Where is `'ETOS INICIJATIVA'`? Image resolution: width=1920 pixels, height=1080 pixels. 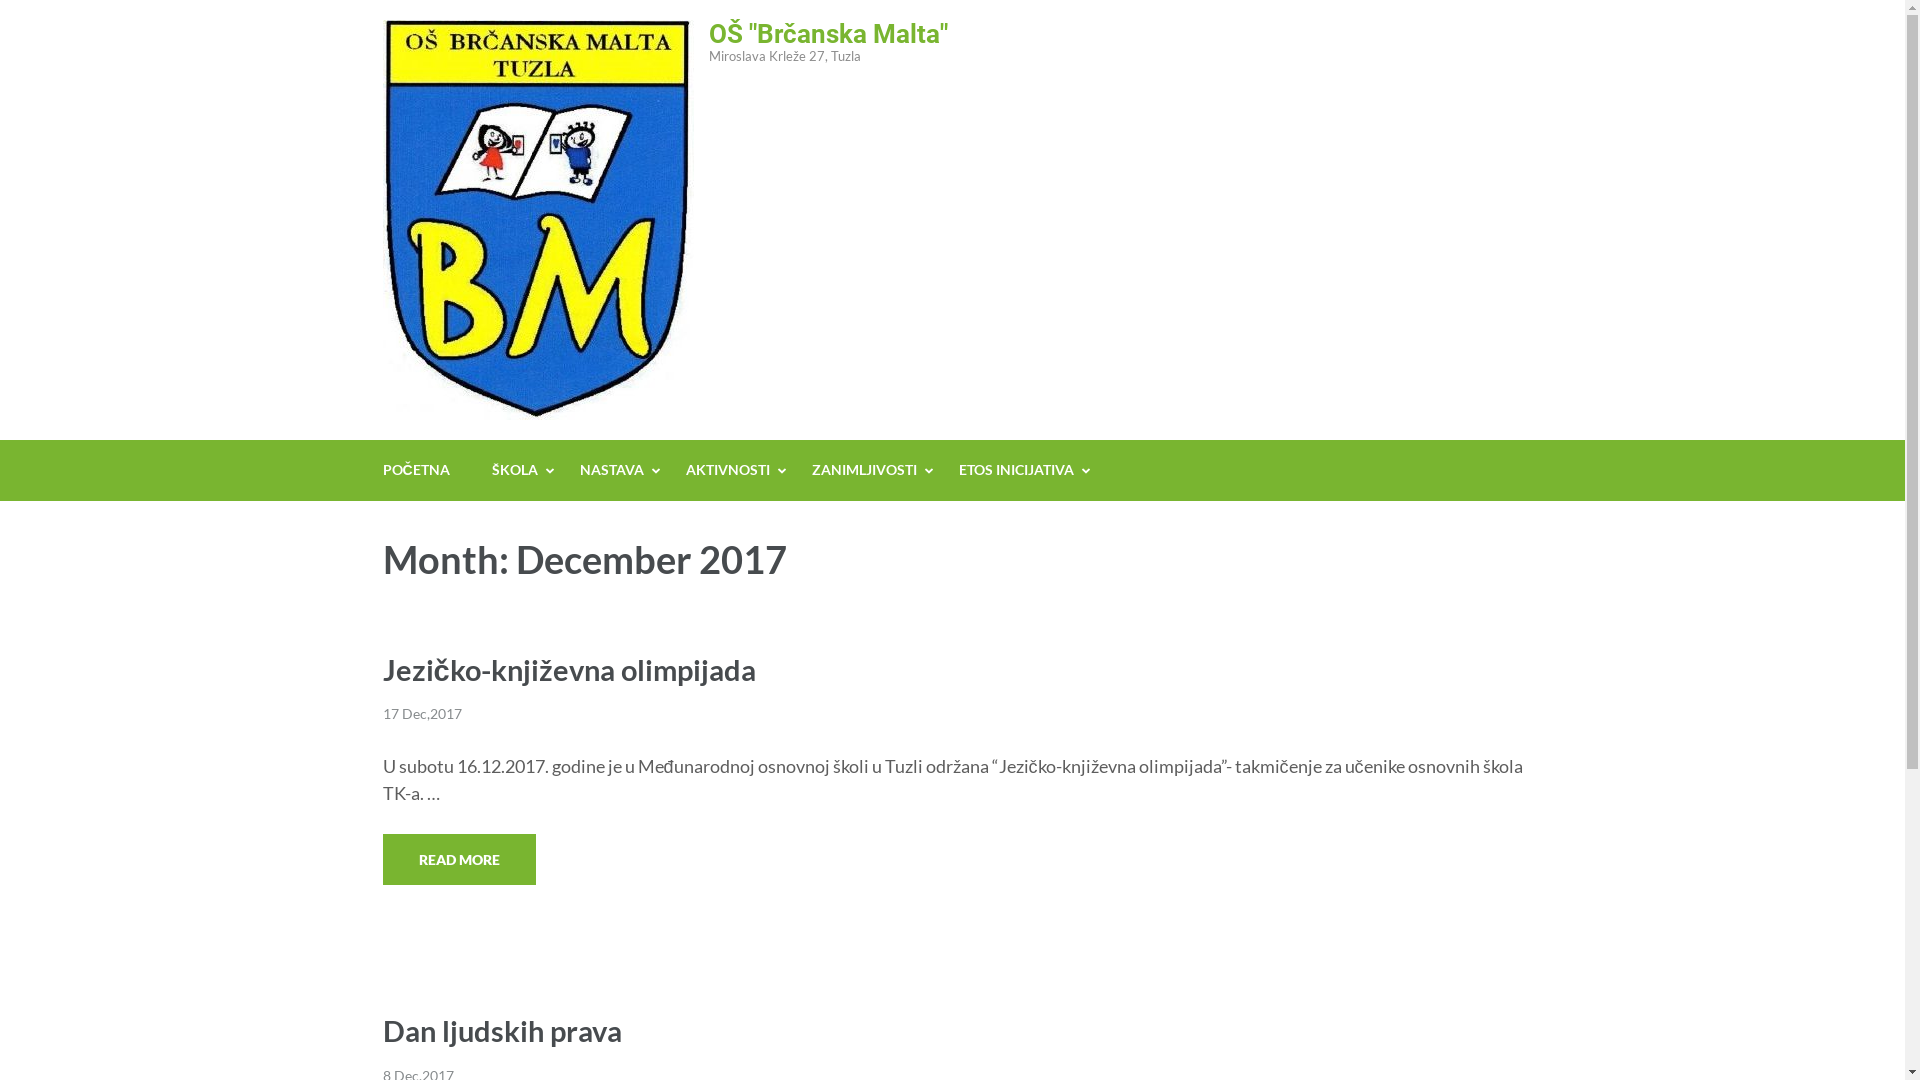
'ETOS INICIJATIVA' is located at coordinates (1016, 470).